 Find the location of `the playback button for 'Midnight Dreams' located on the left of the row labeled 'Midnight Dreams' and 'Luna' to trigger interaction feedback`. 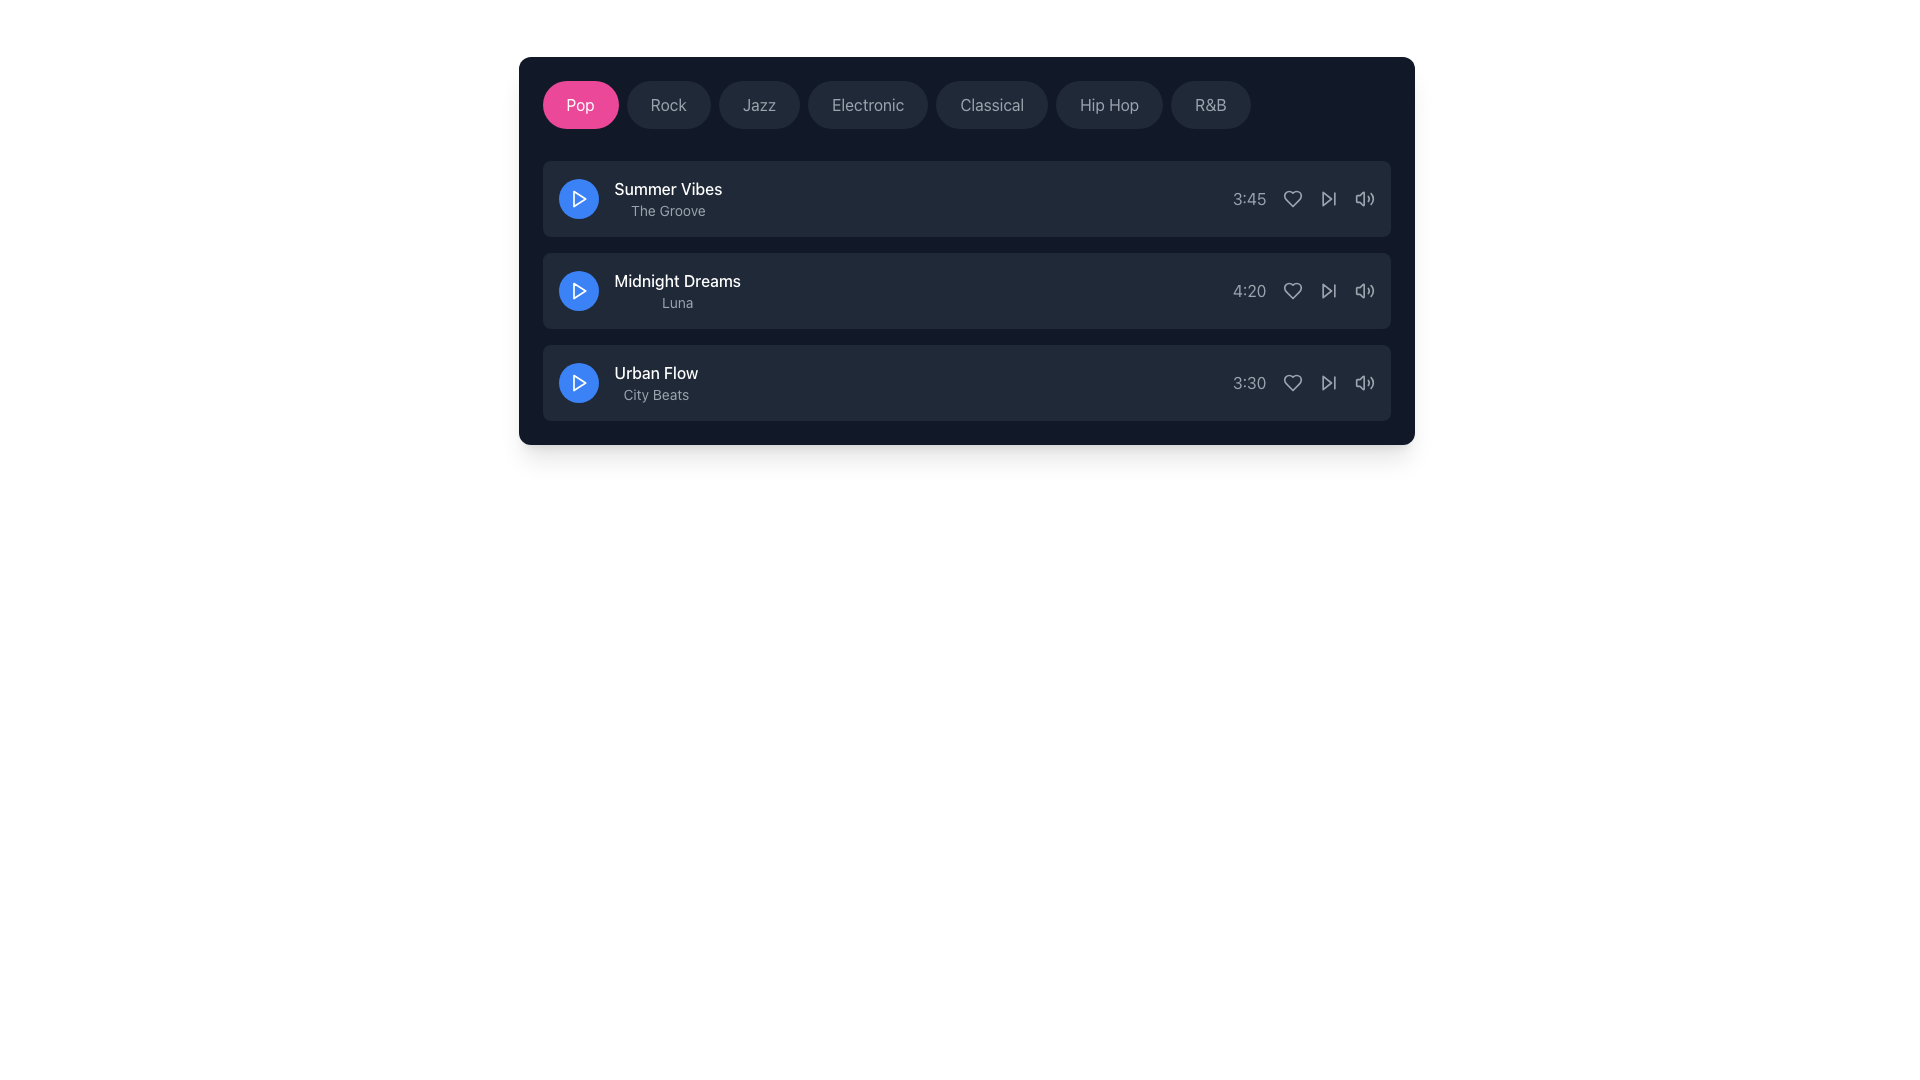

the playback button for 'Midnight Dreams' located on the left of the row labeled 'Midnight Dreams' and 'Luna' to trigger interaction feedback is located at coordinates (577, 290).